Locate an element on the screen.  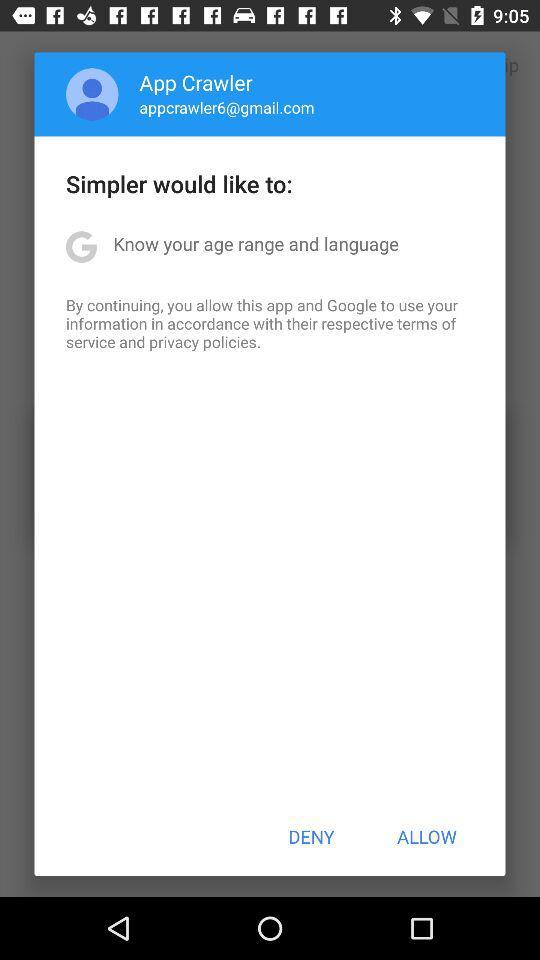
icon above simpler would like app is located at coordinates (91, 94).